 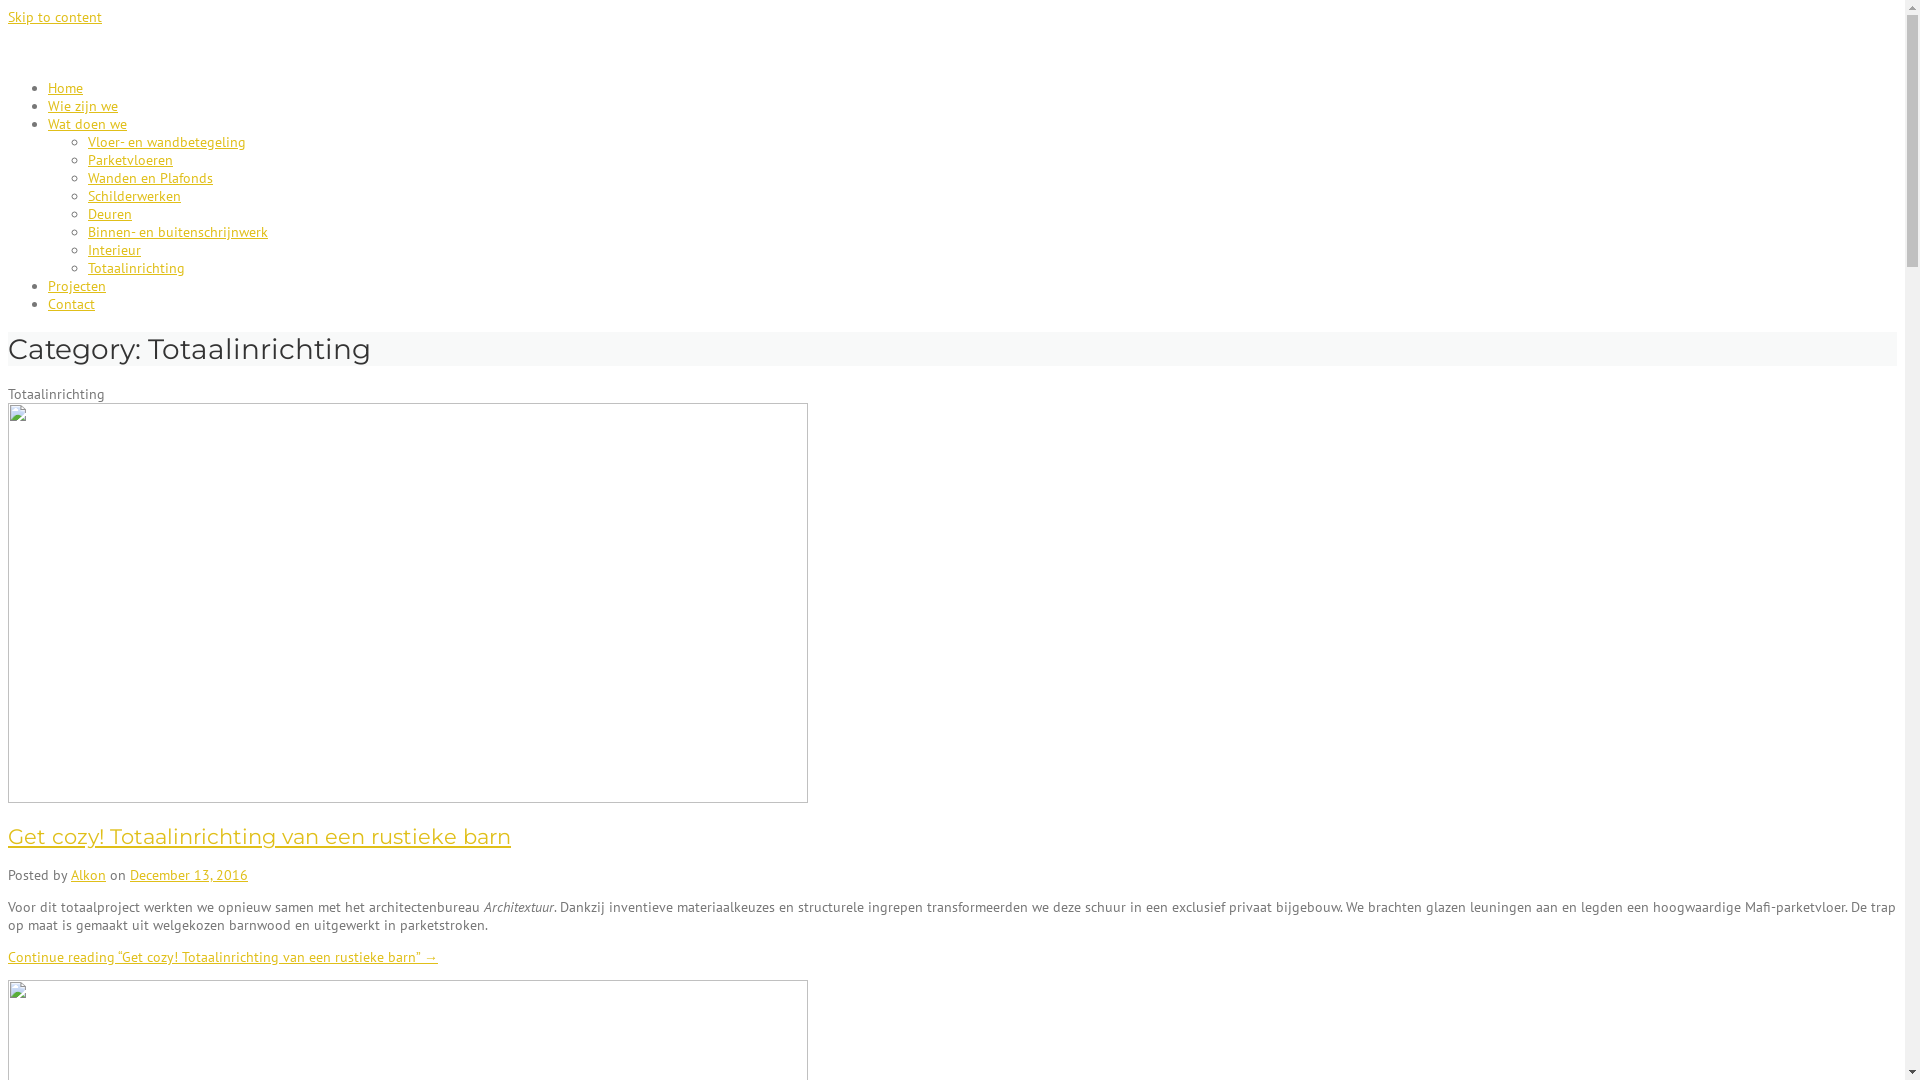 I want to click on 'Get cozy! Totaalinrichting van een rustieke barn', so click(x=8, y=836).